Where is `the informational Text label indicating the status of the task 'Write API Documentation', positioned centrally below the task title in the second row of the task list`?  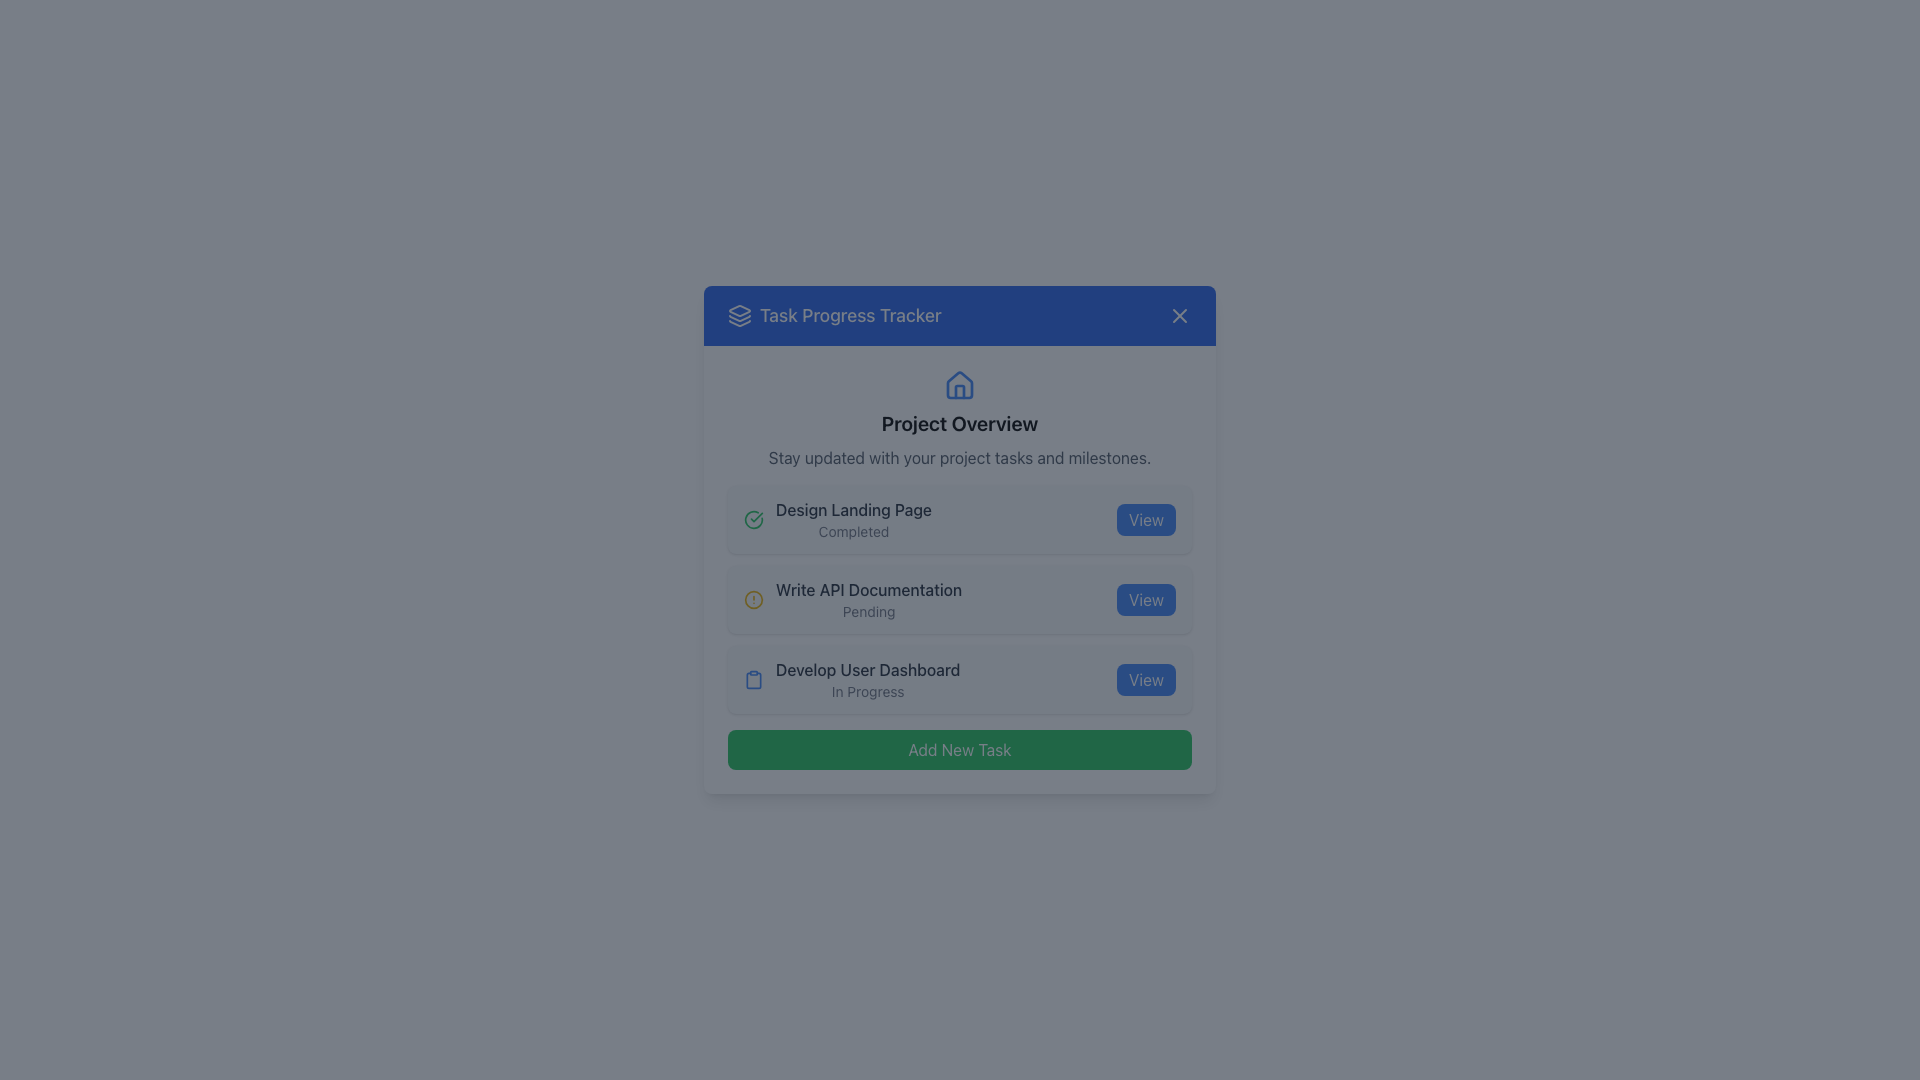 the informational Text label indicating the status of the task 'Write API Documentation', positioned centrally below the task title in the second row of the task list is located at coordinates (869, 611).